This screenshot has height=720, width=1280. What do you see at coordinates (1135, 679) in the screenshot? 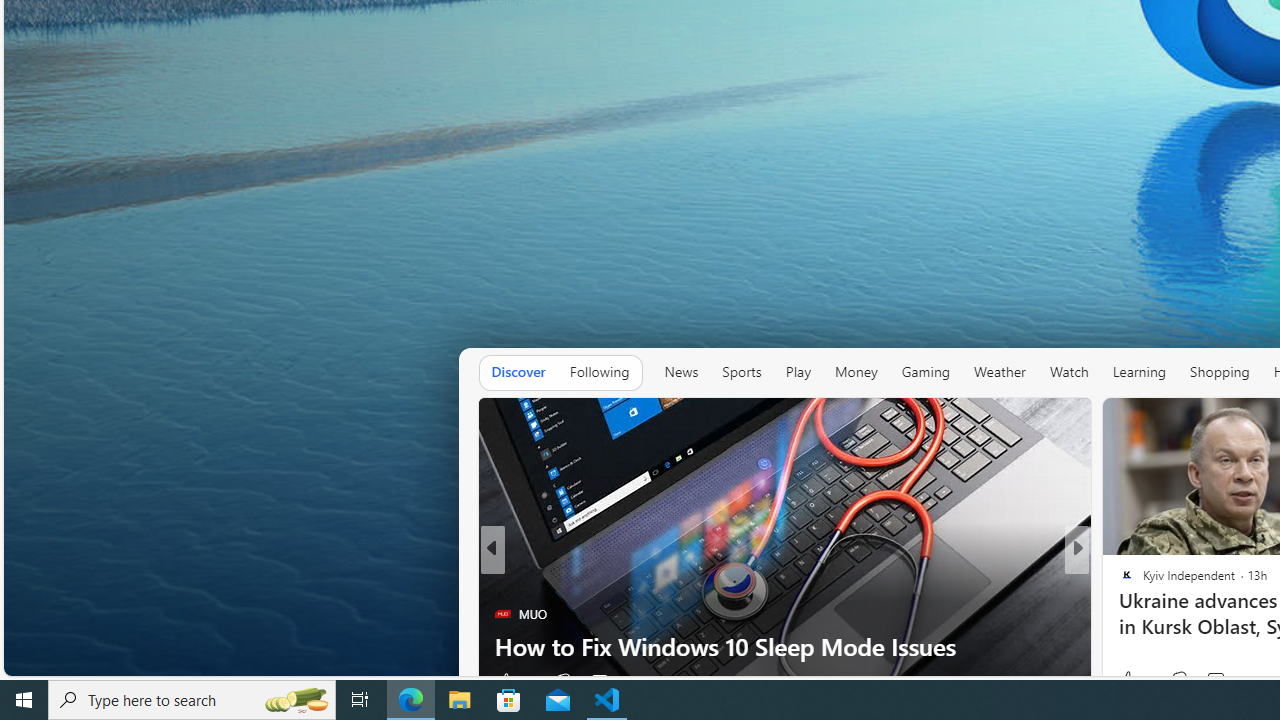
I see `'53 Like'` at bounding box center [1135, 679].